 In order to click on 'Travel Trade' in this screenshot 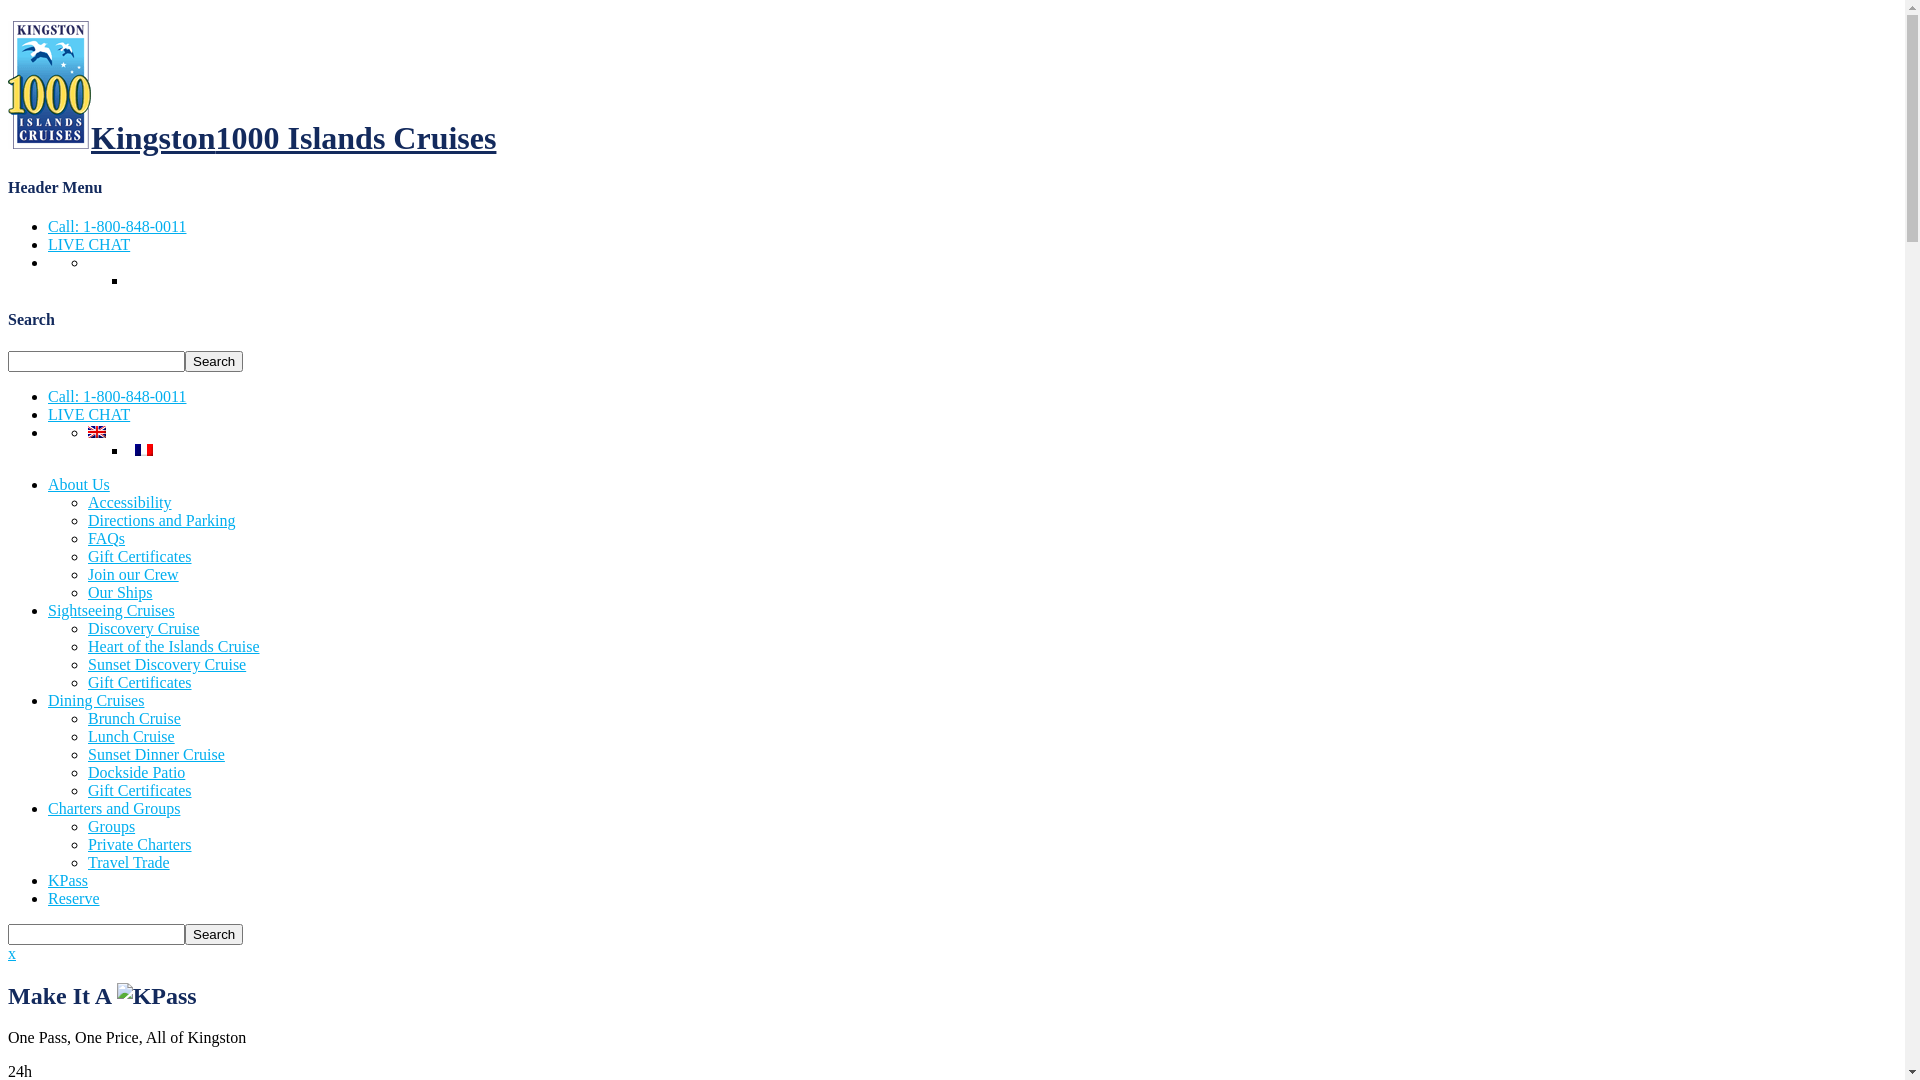, I will do `click(128, 861)`.